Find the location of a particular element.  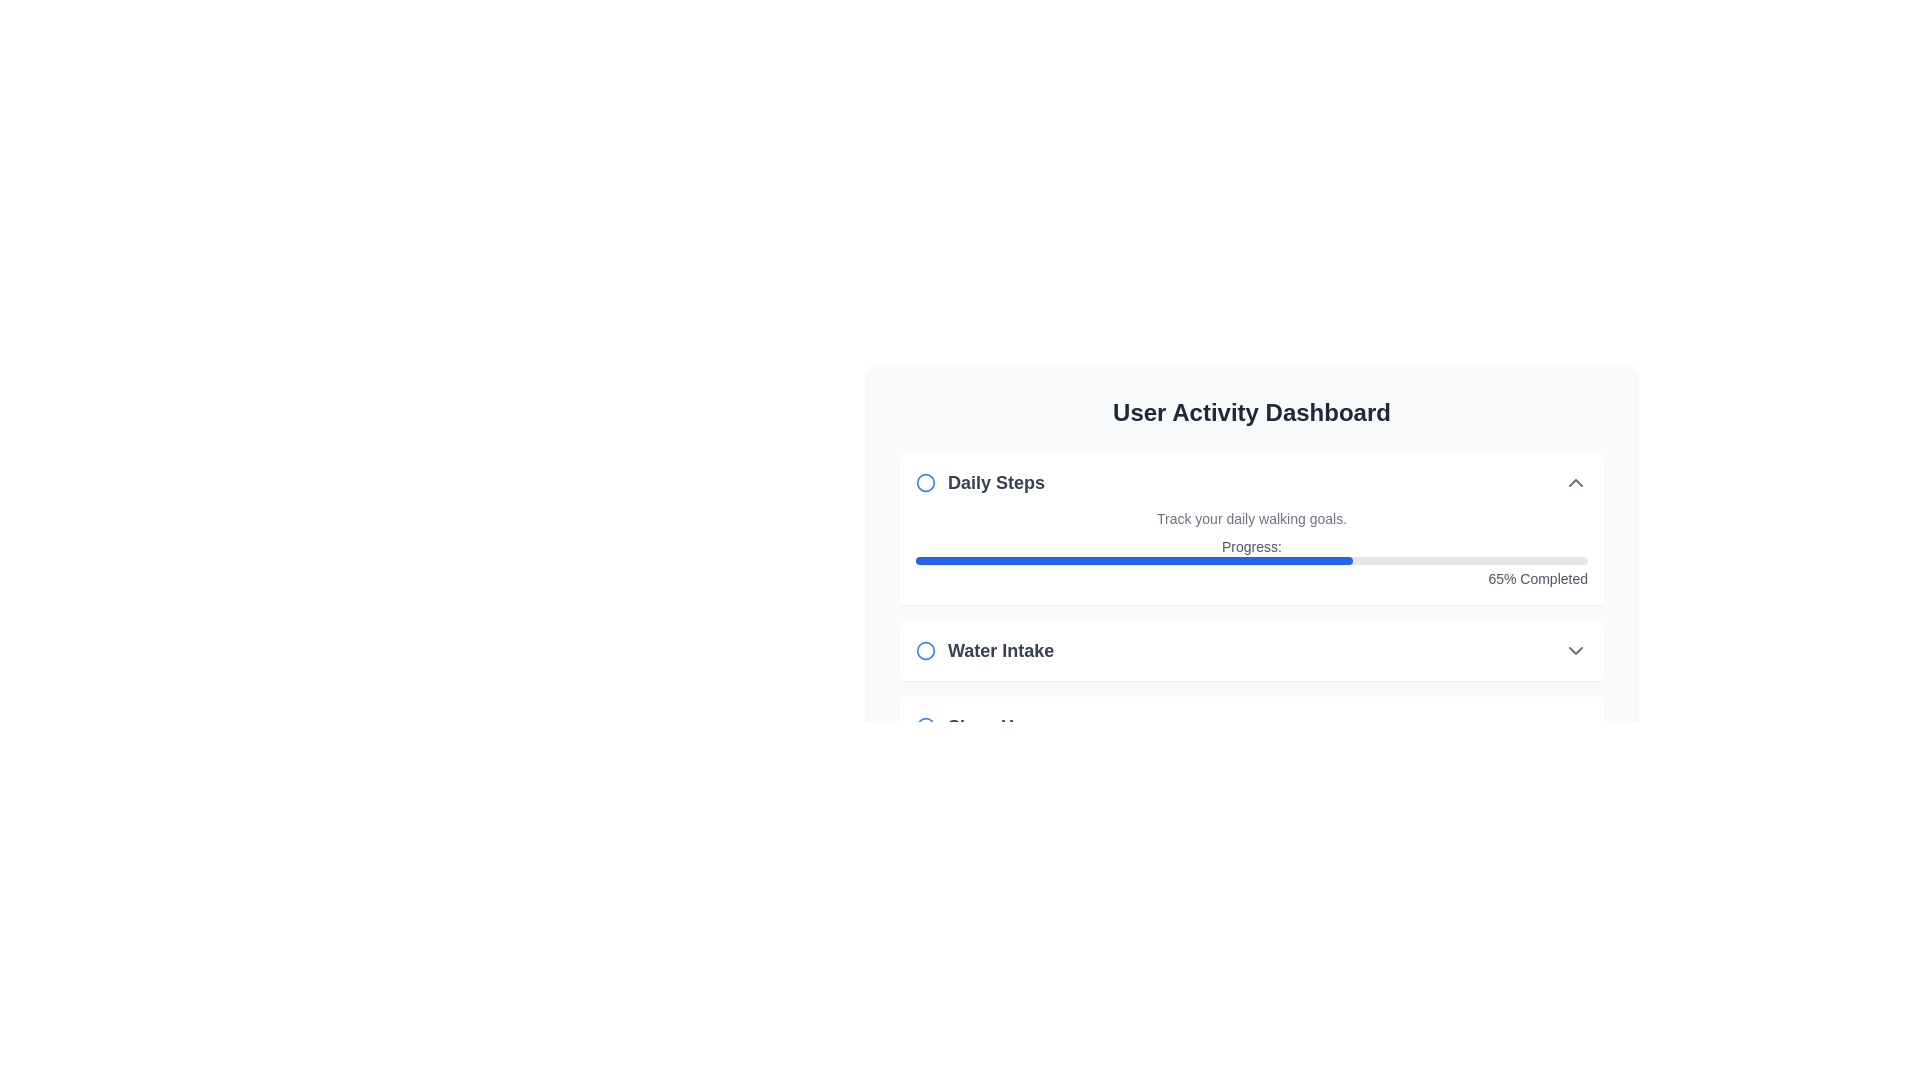

the icon representing the 'Water Intake' feature in the user activity dashboard is located at coordinates (985, 651).